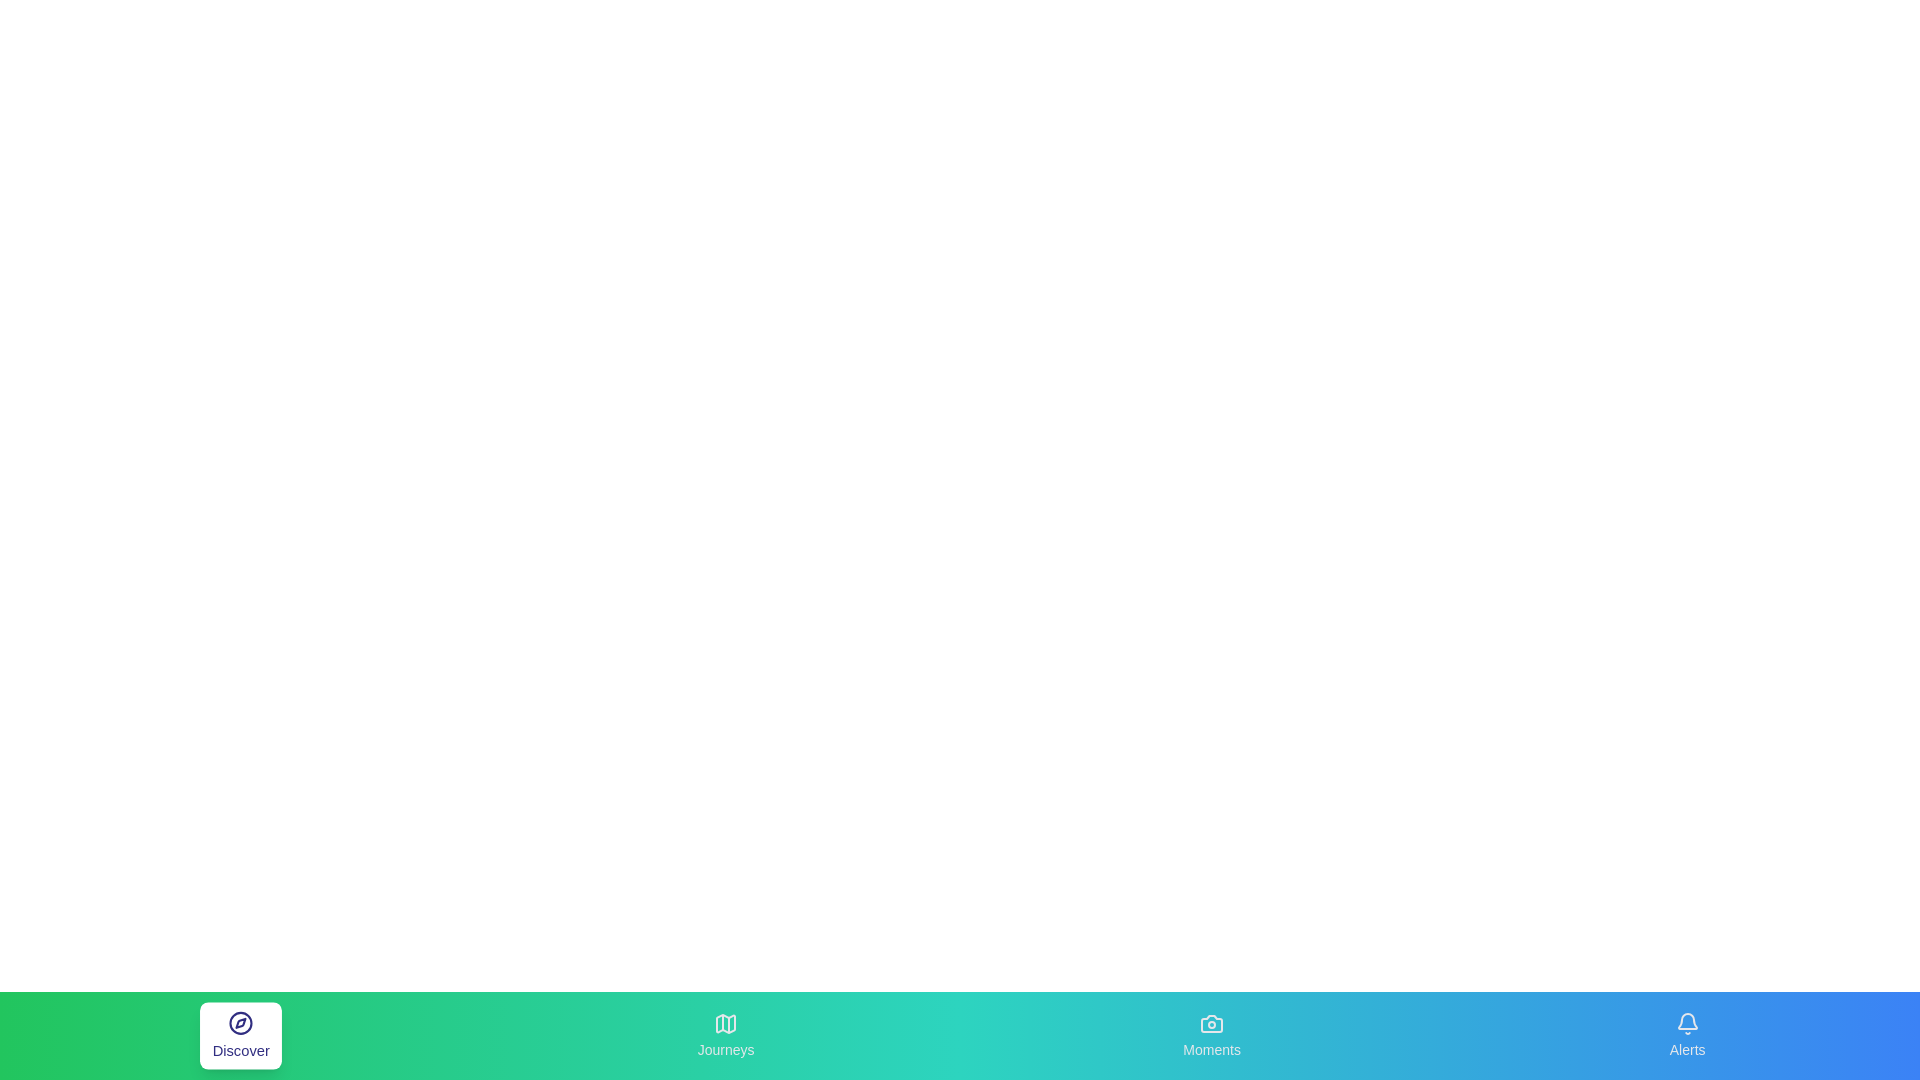 This screenshot has width=1920, height=1080. Describe the element at coordinates (1210, 1035) in the screenshot. I see `the Moments tab to observe its visual feedback` at that location.